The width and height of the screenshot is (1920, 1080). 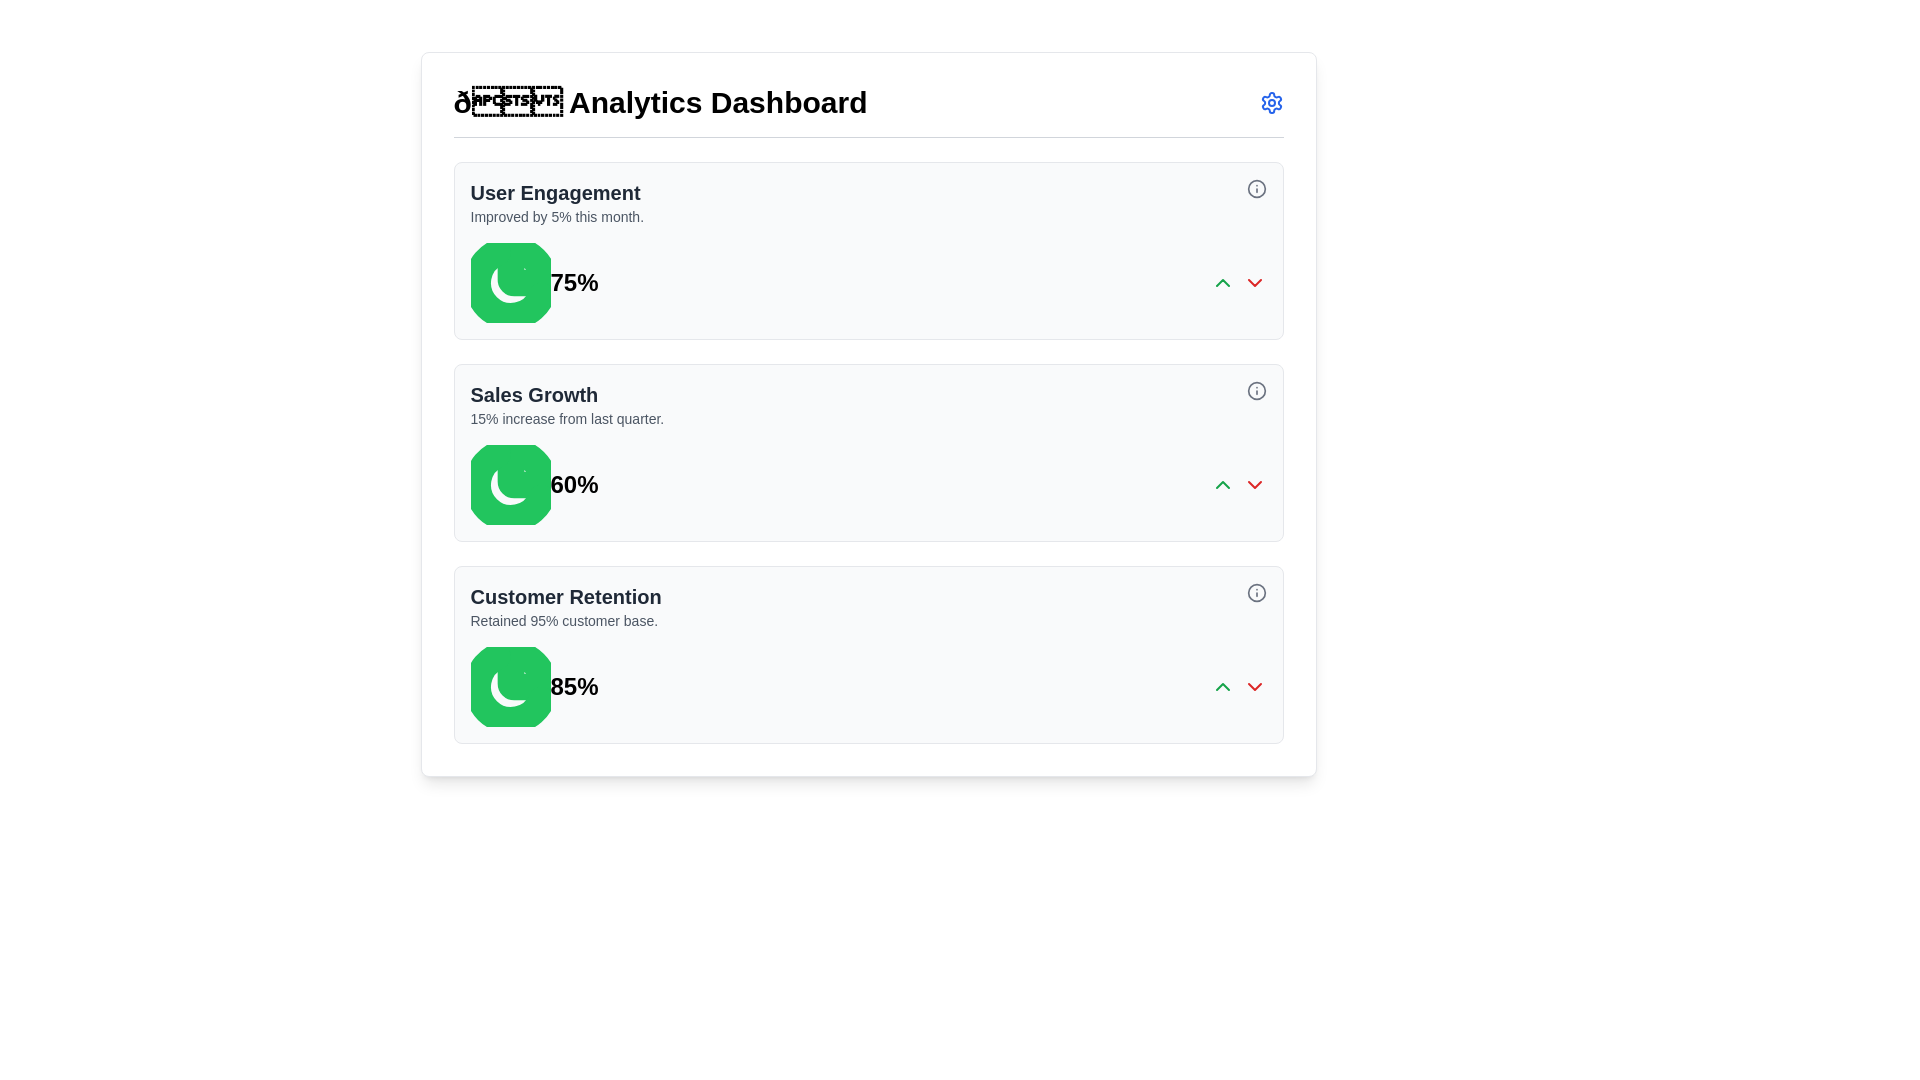 I want to click on the downward SVG icon indicating a collapse operation in the 'Customer Retention' card for keyboard interactions, so click(x=1253, y=685).